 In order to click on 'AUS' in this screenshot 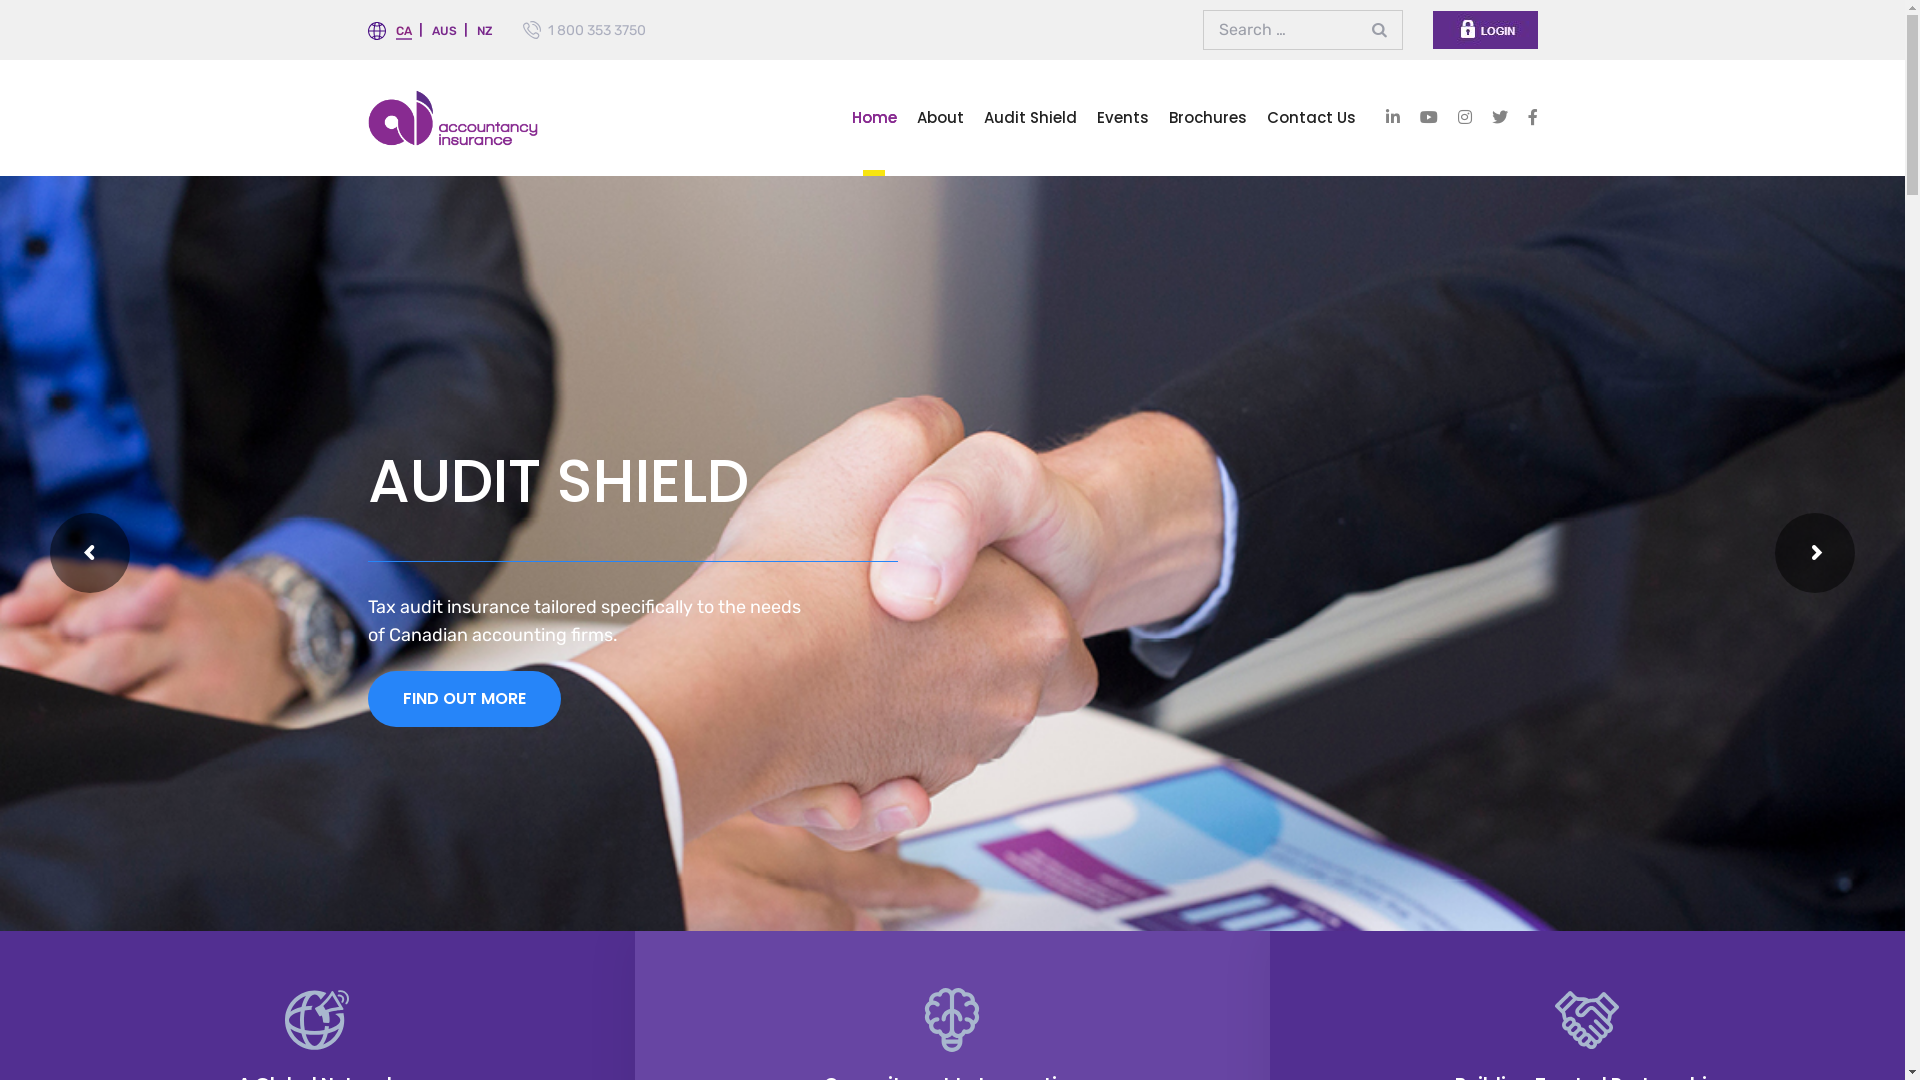, I will do `click(443, 30)`.